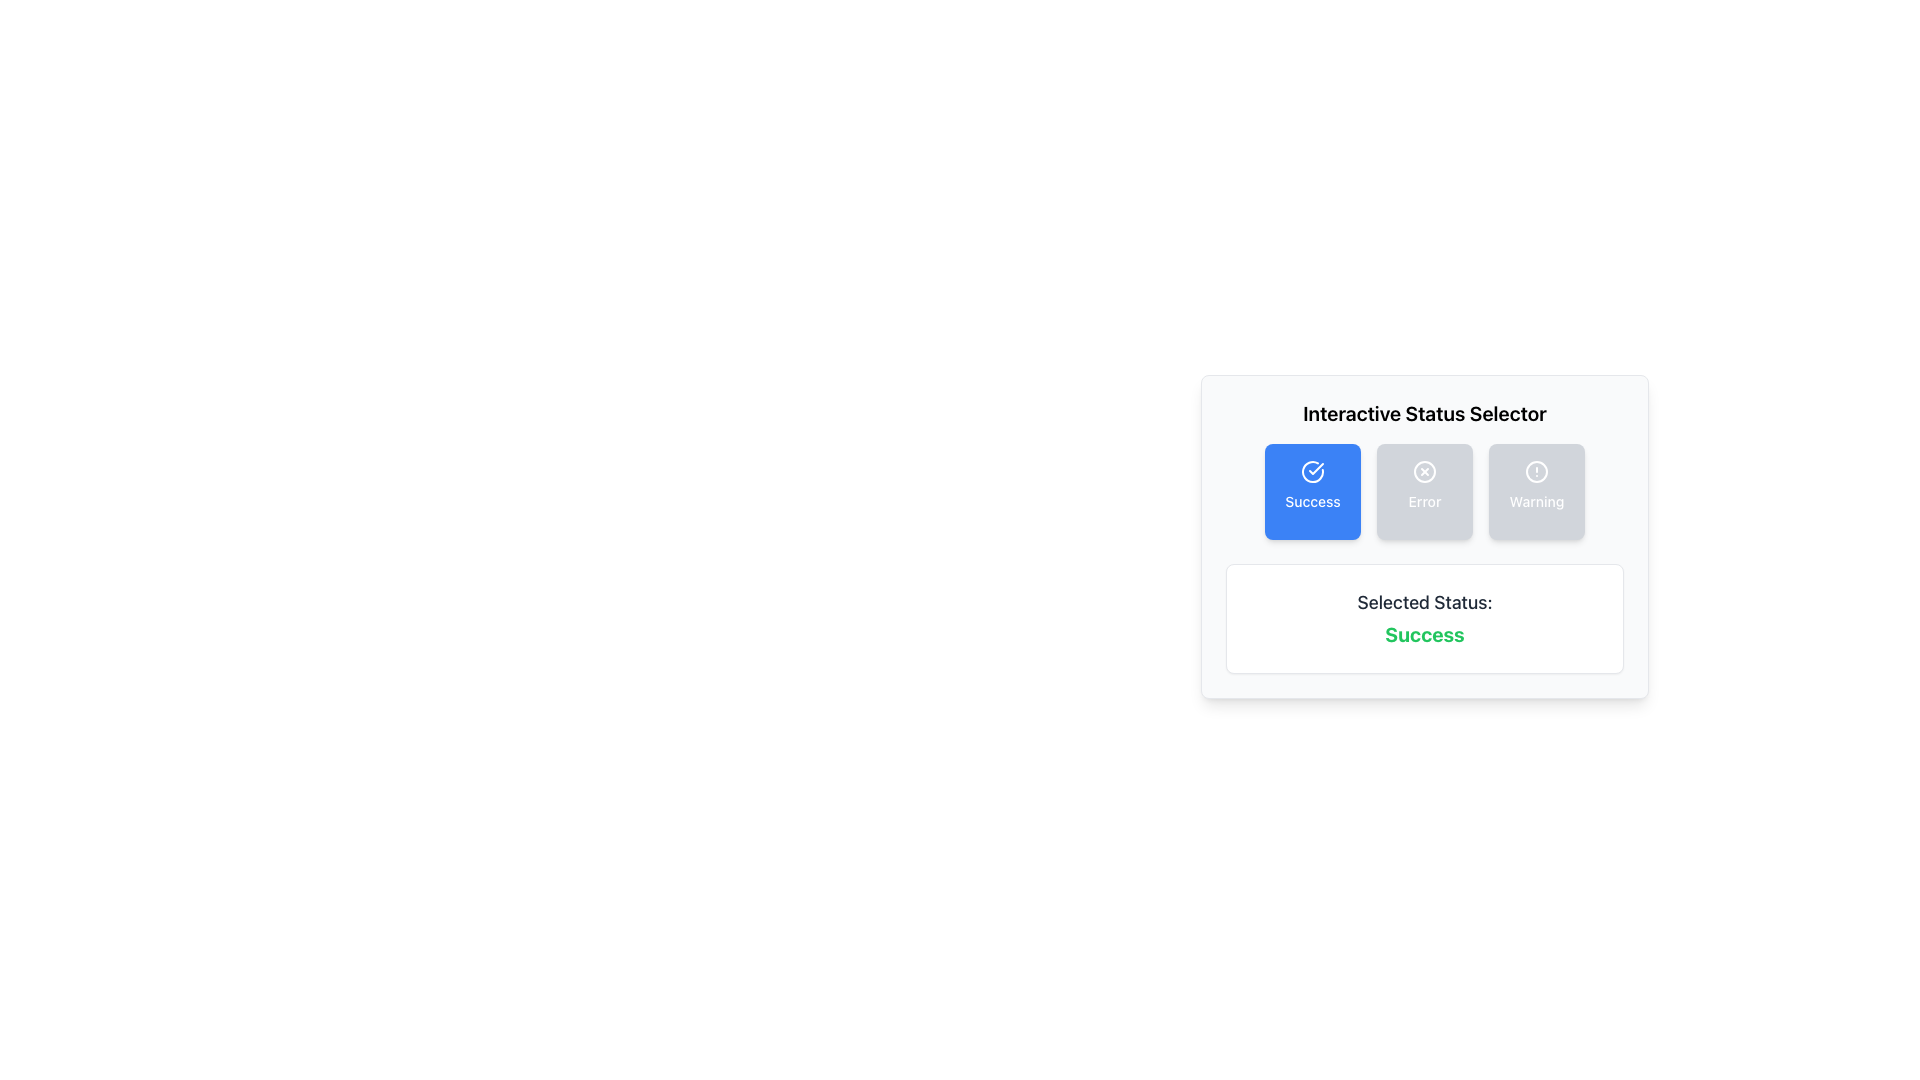  What do you see at coordinates (1316, 469) in the screenshot?
I see `the inner checkmark of the success status icon, which is the leftmost icon in the status selection component` at bounding box center [1316, 469].